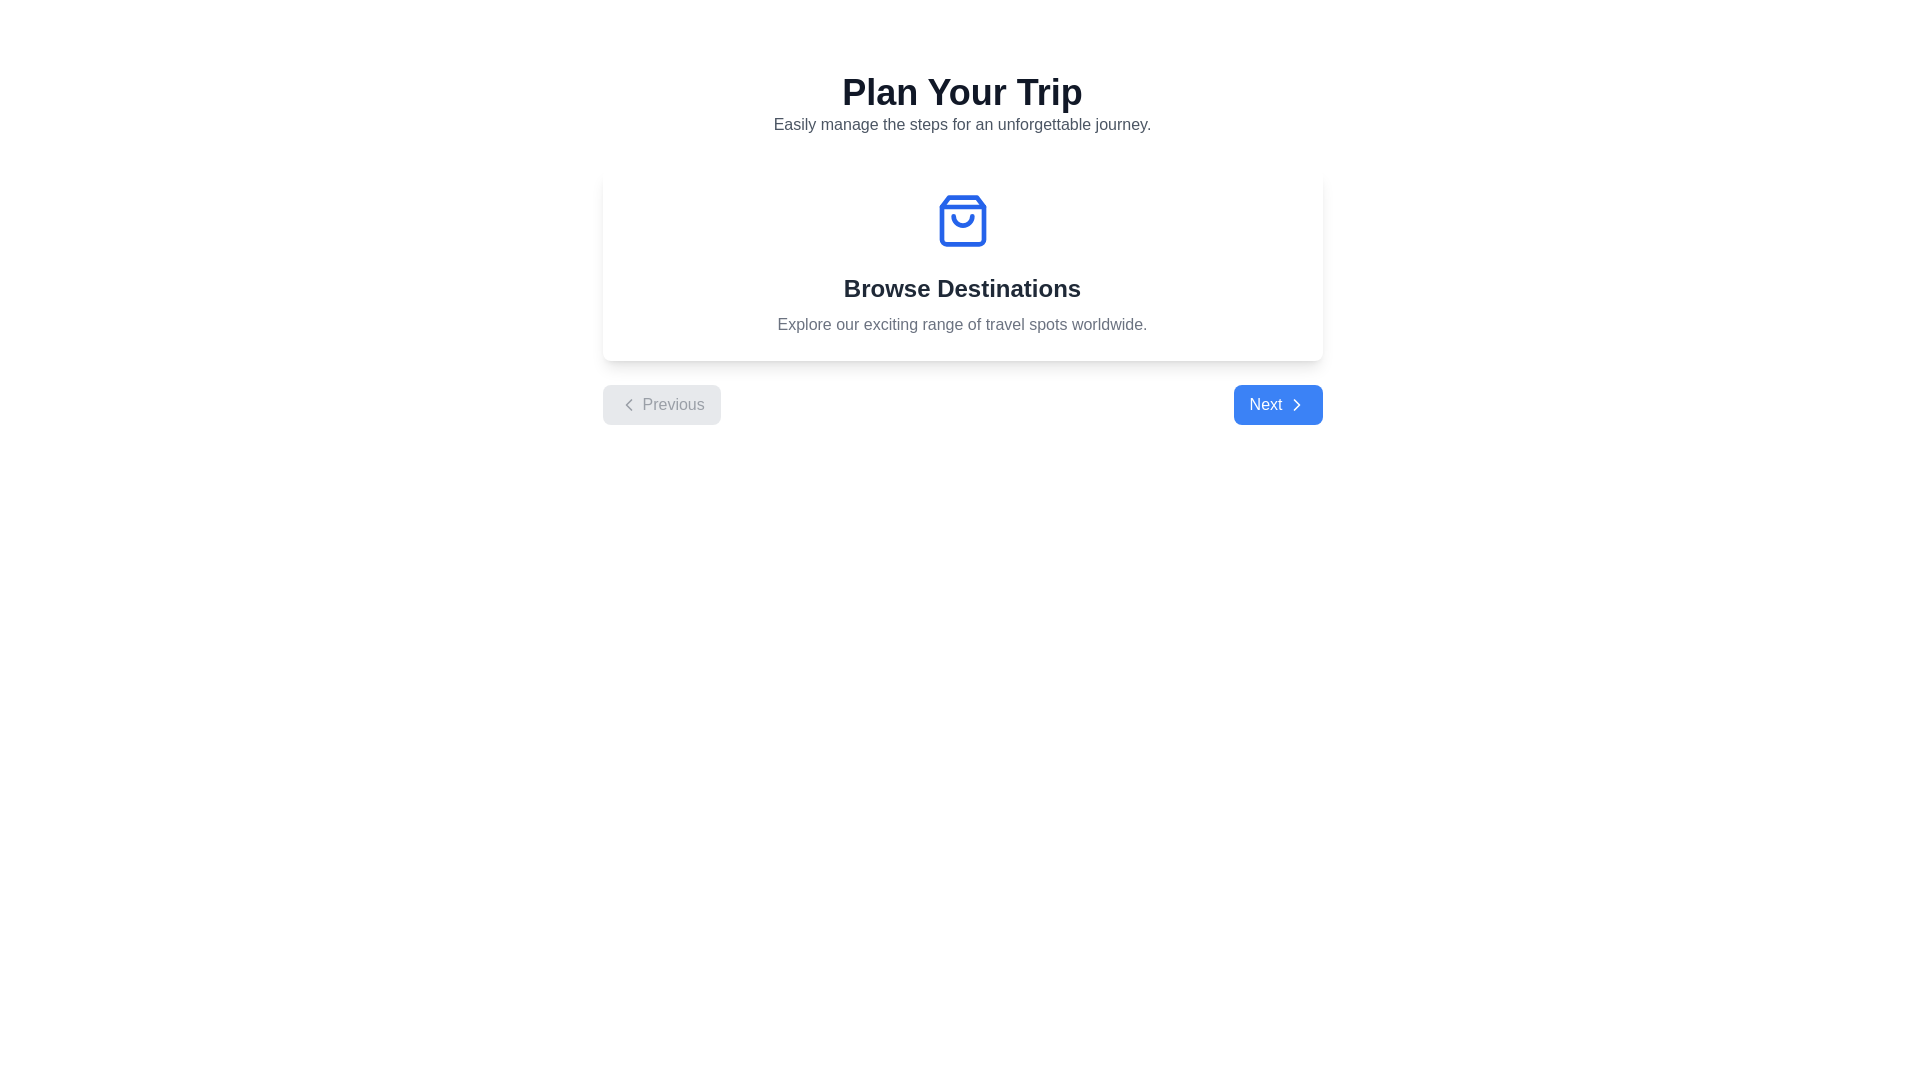 The width and height of the screenshot is (1920, 1080). I want to click on the shopping bag icon, which is a blue graphical representation with a rectangular body and curved handle, located prominently below the 'Plan Your Trip' heading, so click(962, 220).